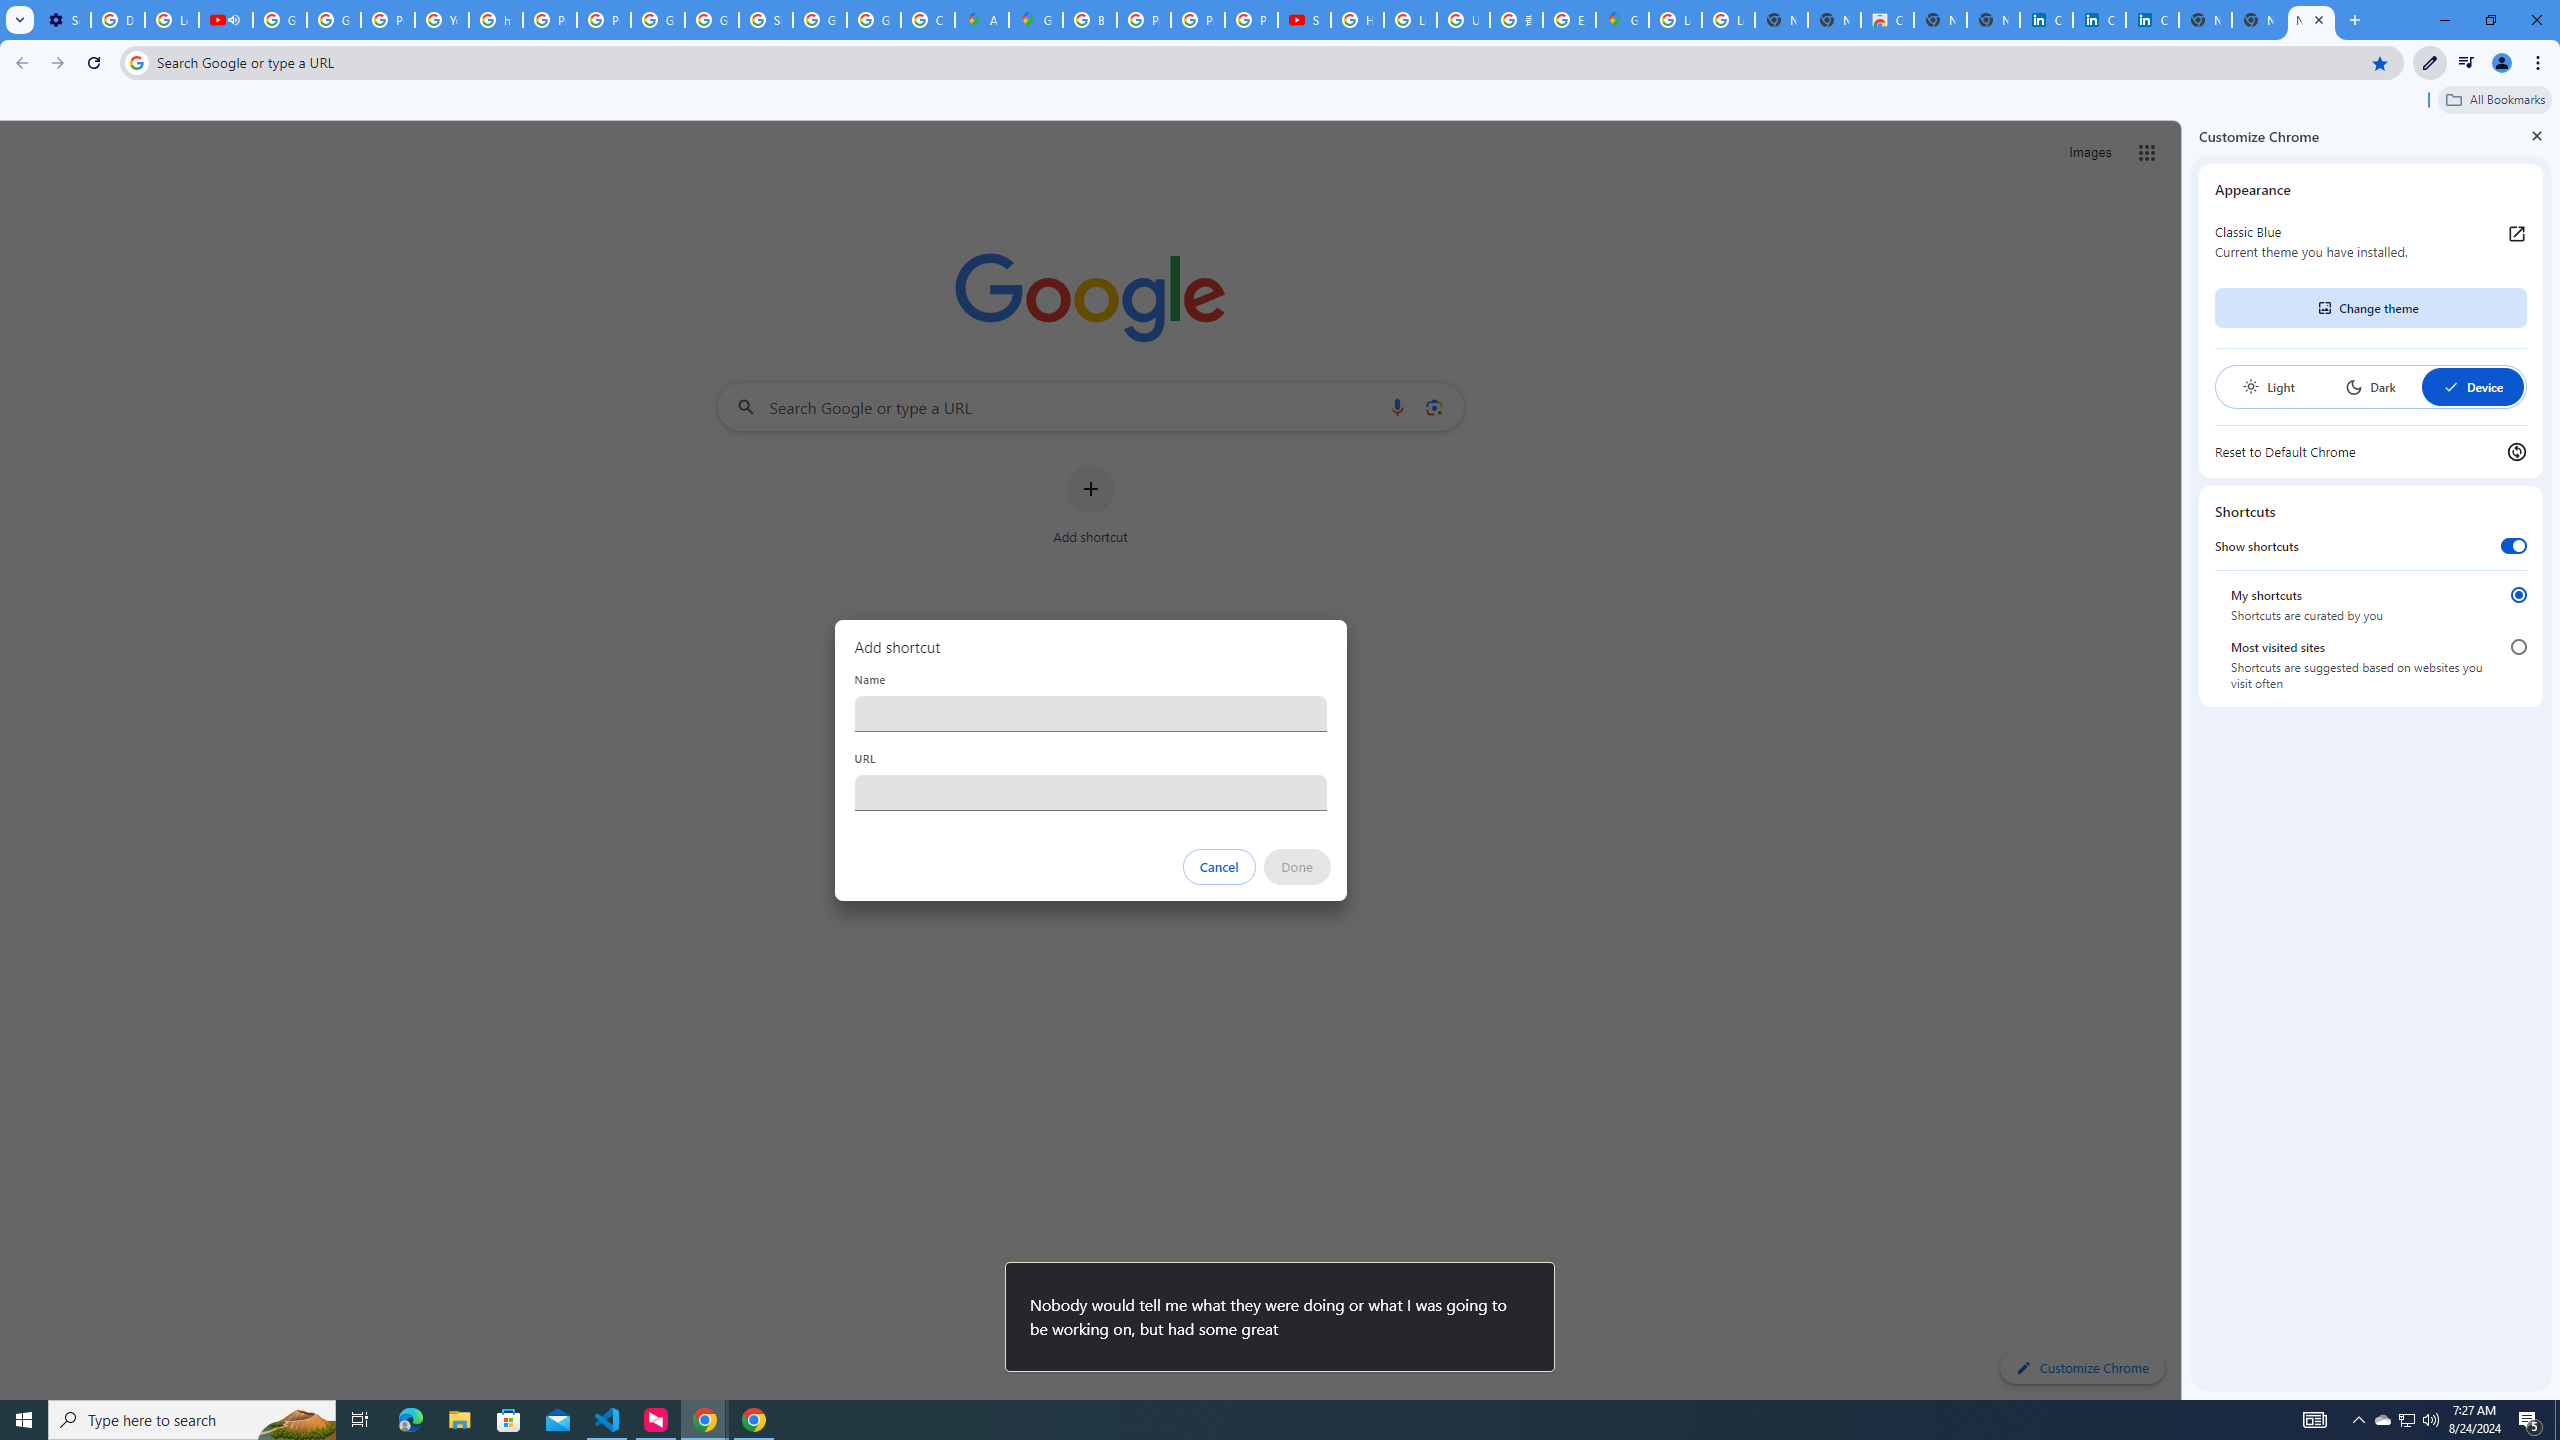 Image resolution: width=2560 pixels, height=1440 pixels. What do you see at coordinates (2369, 307) in the screenshot?
I see `'Change theme'` at bounding box center [2369, 307].